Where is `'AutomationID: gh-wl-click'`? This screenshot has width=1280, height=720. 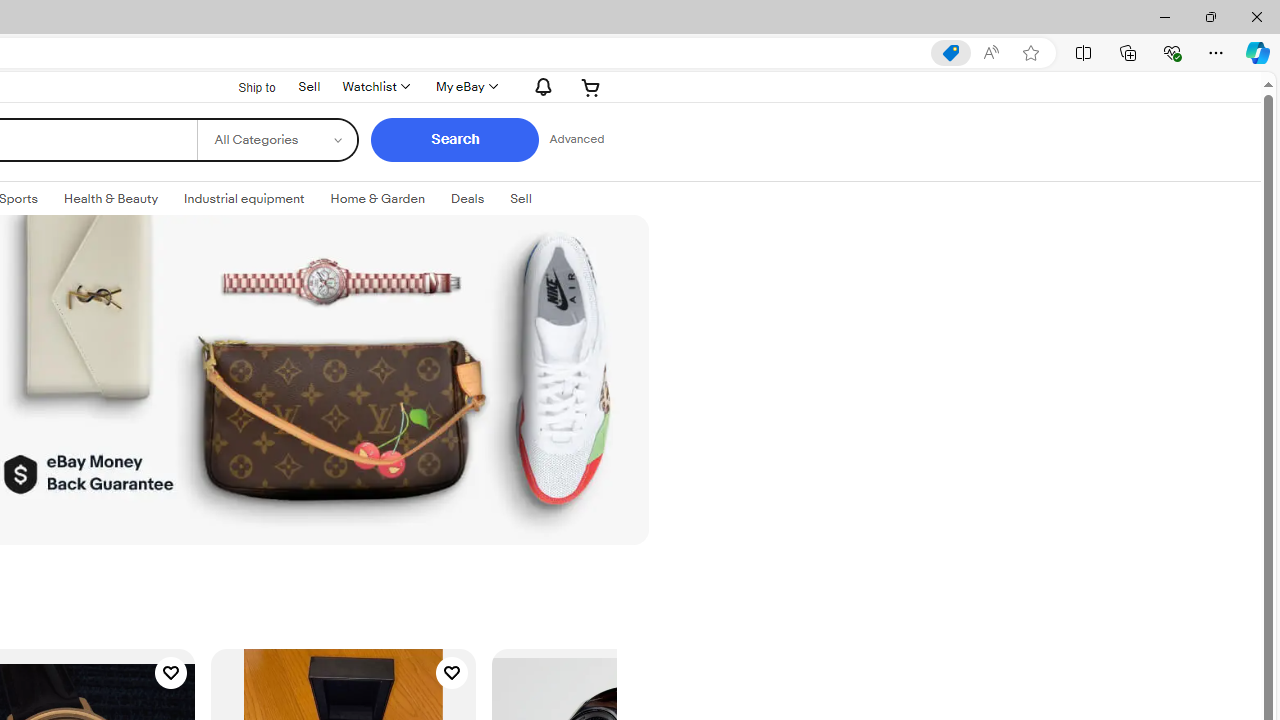 'AutomationID: gh-wl-click' is located at coordinates (375, 86).